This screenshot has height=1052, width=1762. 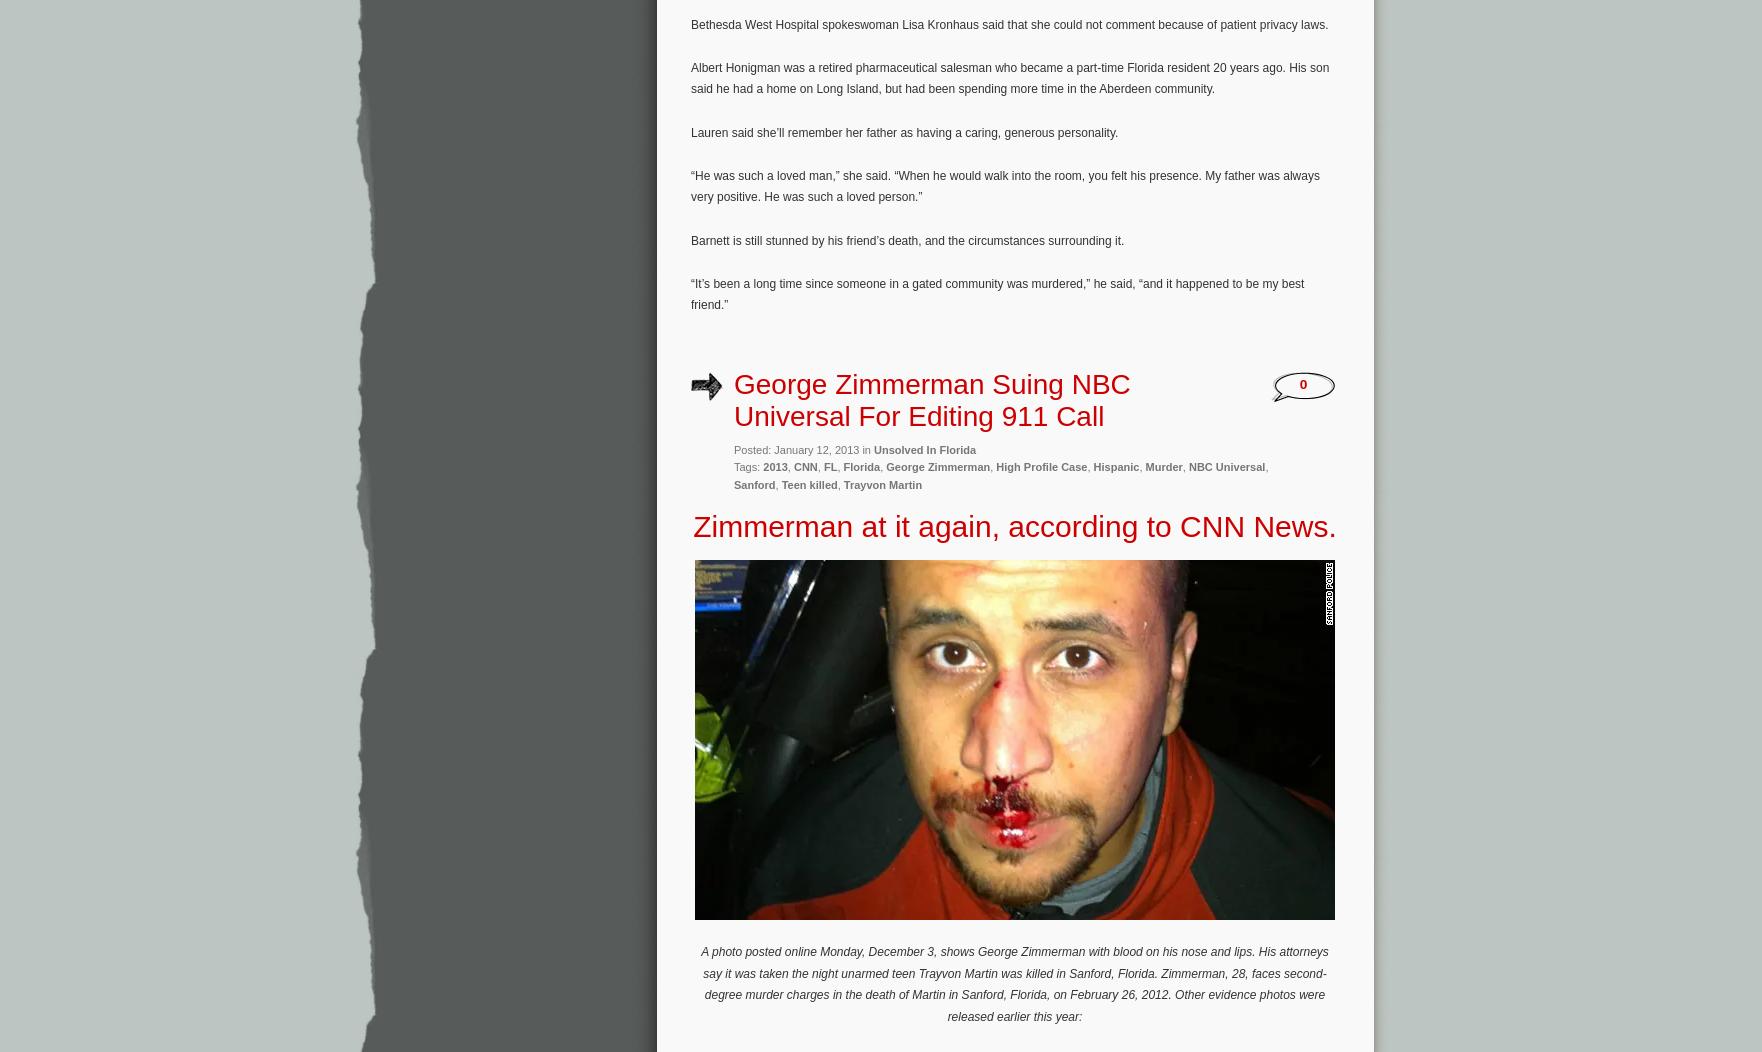 What do you see at coordinates (733, 398) in the screenshot?
I see `'George Zimmerman Suing NBC Universal For Editing 911 Call'` at bounding box center [733, 398].